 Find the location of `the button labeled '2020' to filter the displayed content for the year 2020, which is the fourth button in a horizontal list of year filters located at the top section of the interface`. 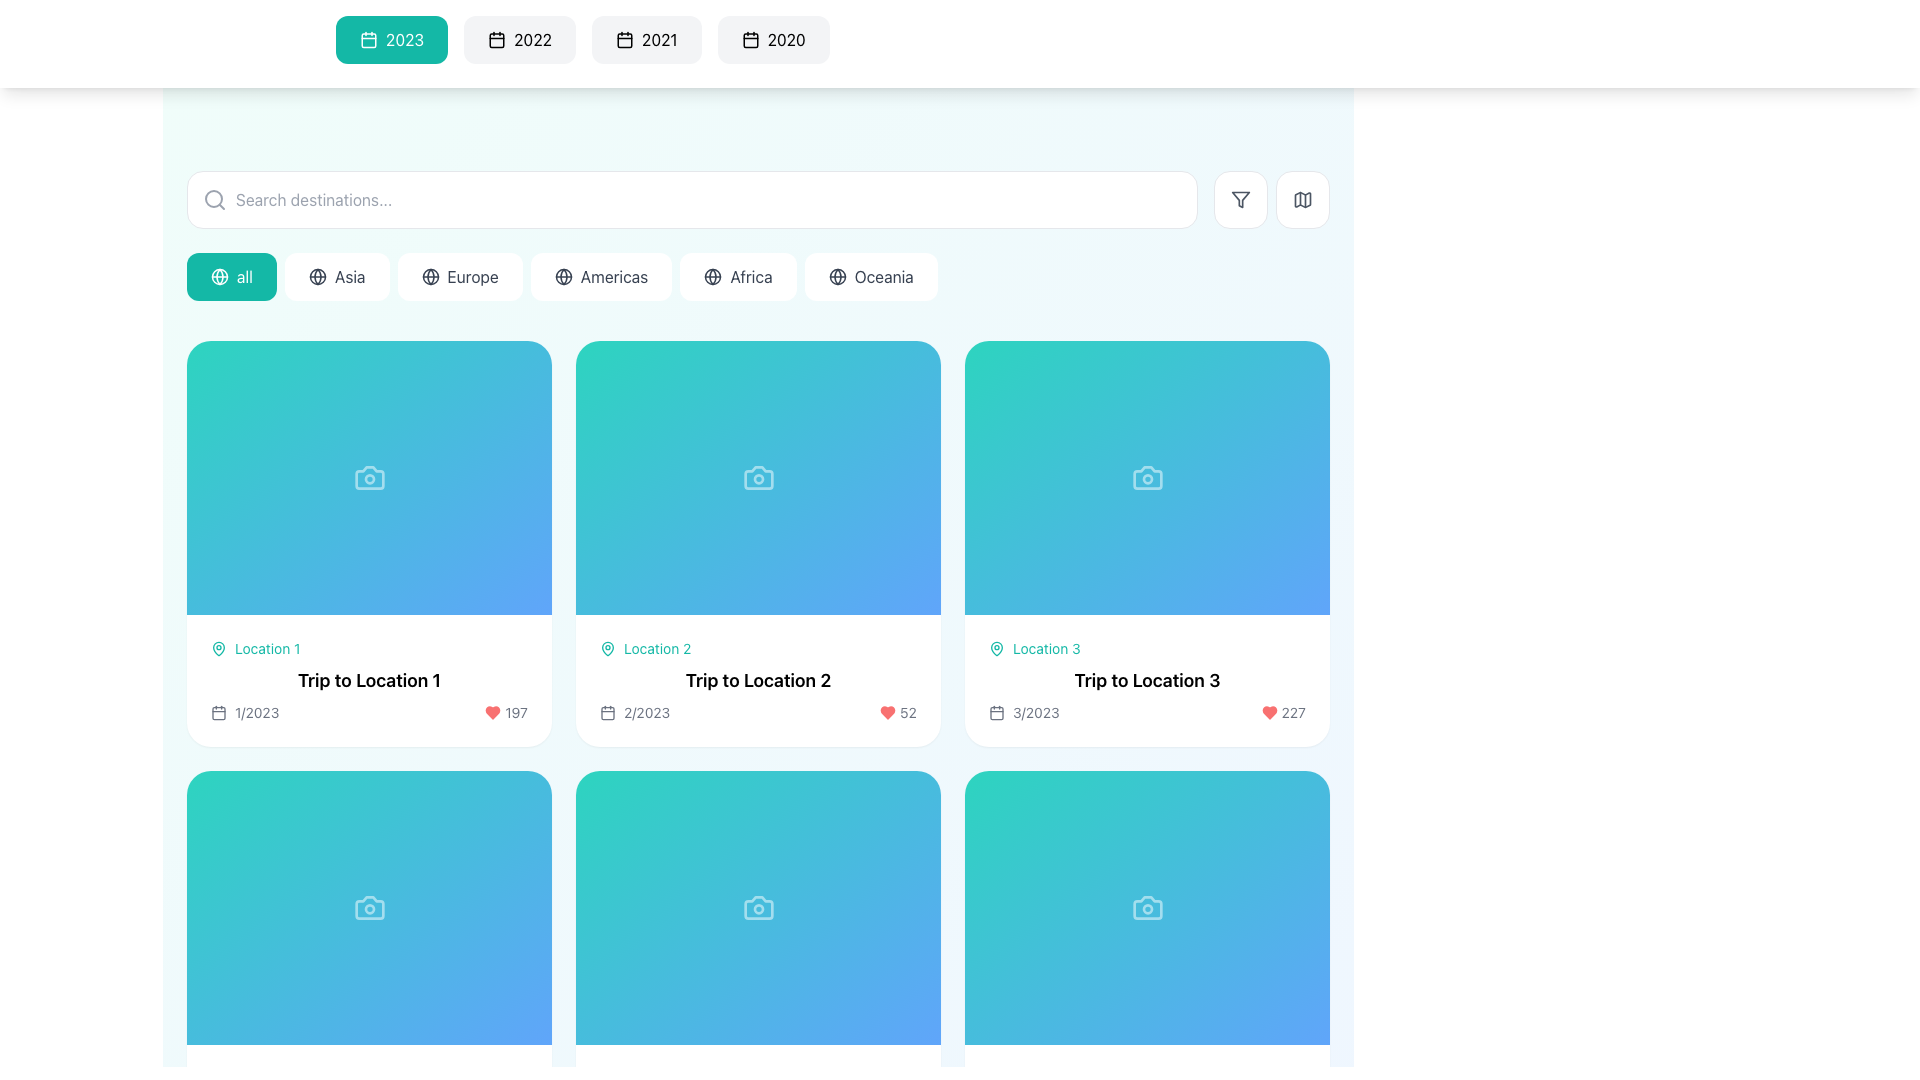

the button labeled '2020' to filter the displayed content for the year 2020, which is the fourth button in a horizontal list of year filters located at the top section of the interface is located at coordinates (772, 39).